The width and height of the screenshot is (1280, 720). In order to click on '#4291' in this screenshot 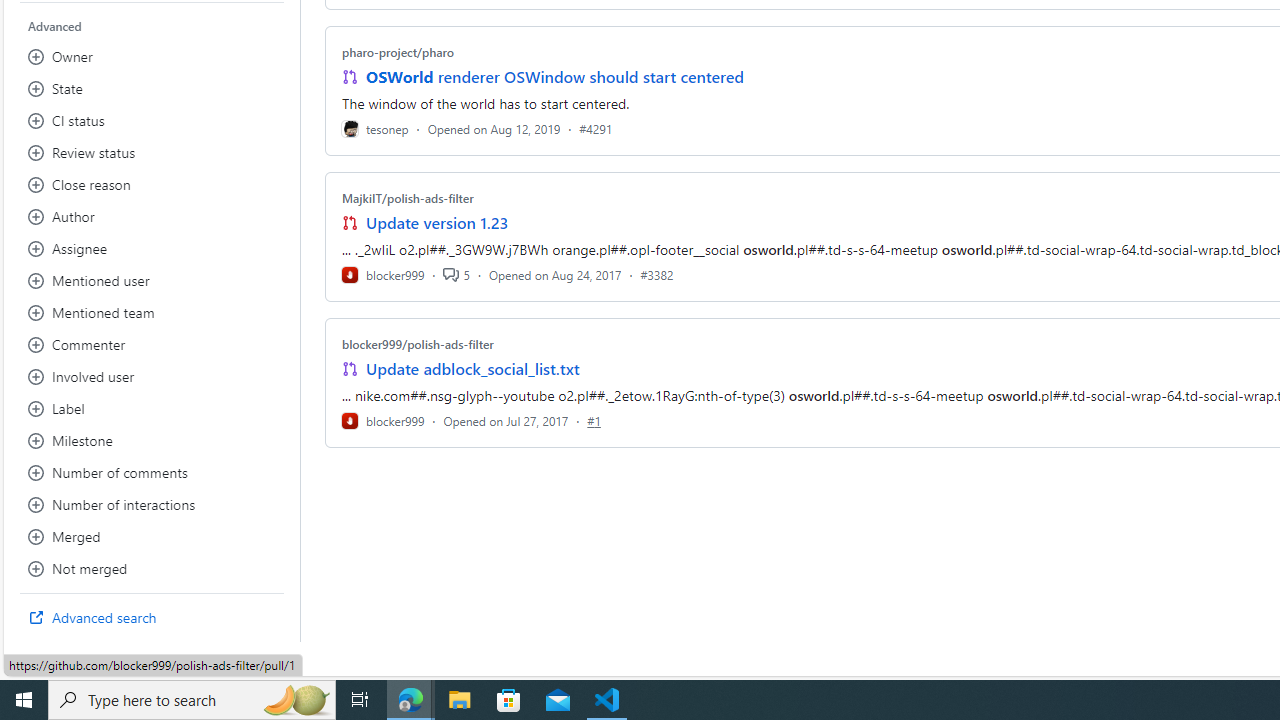, I will do `click(594, 128)`.